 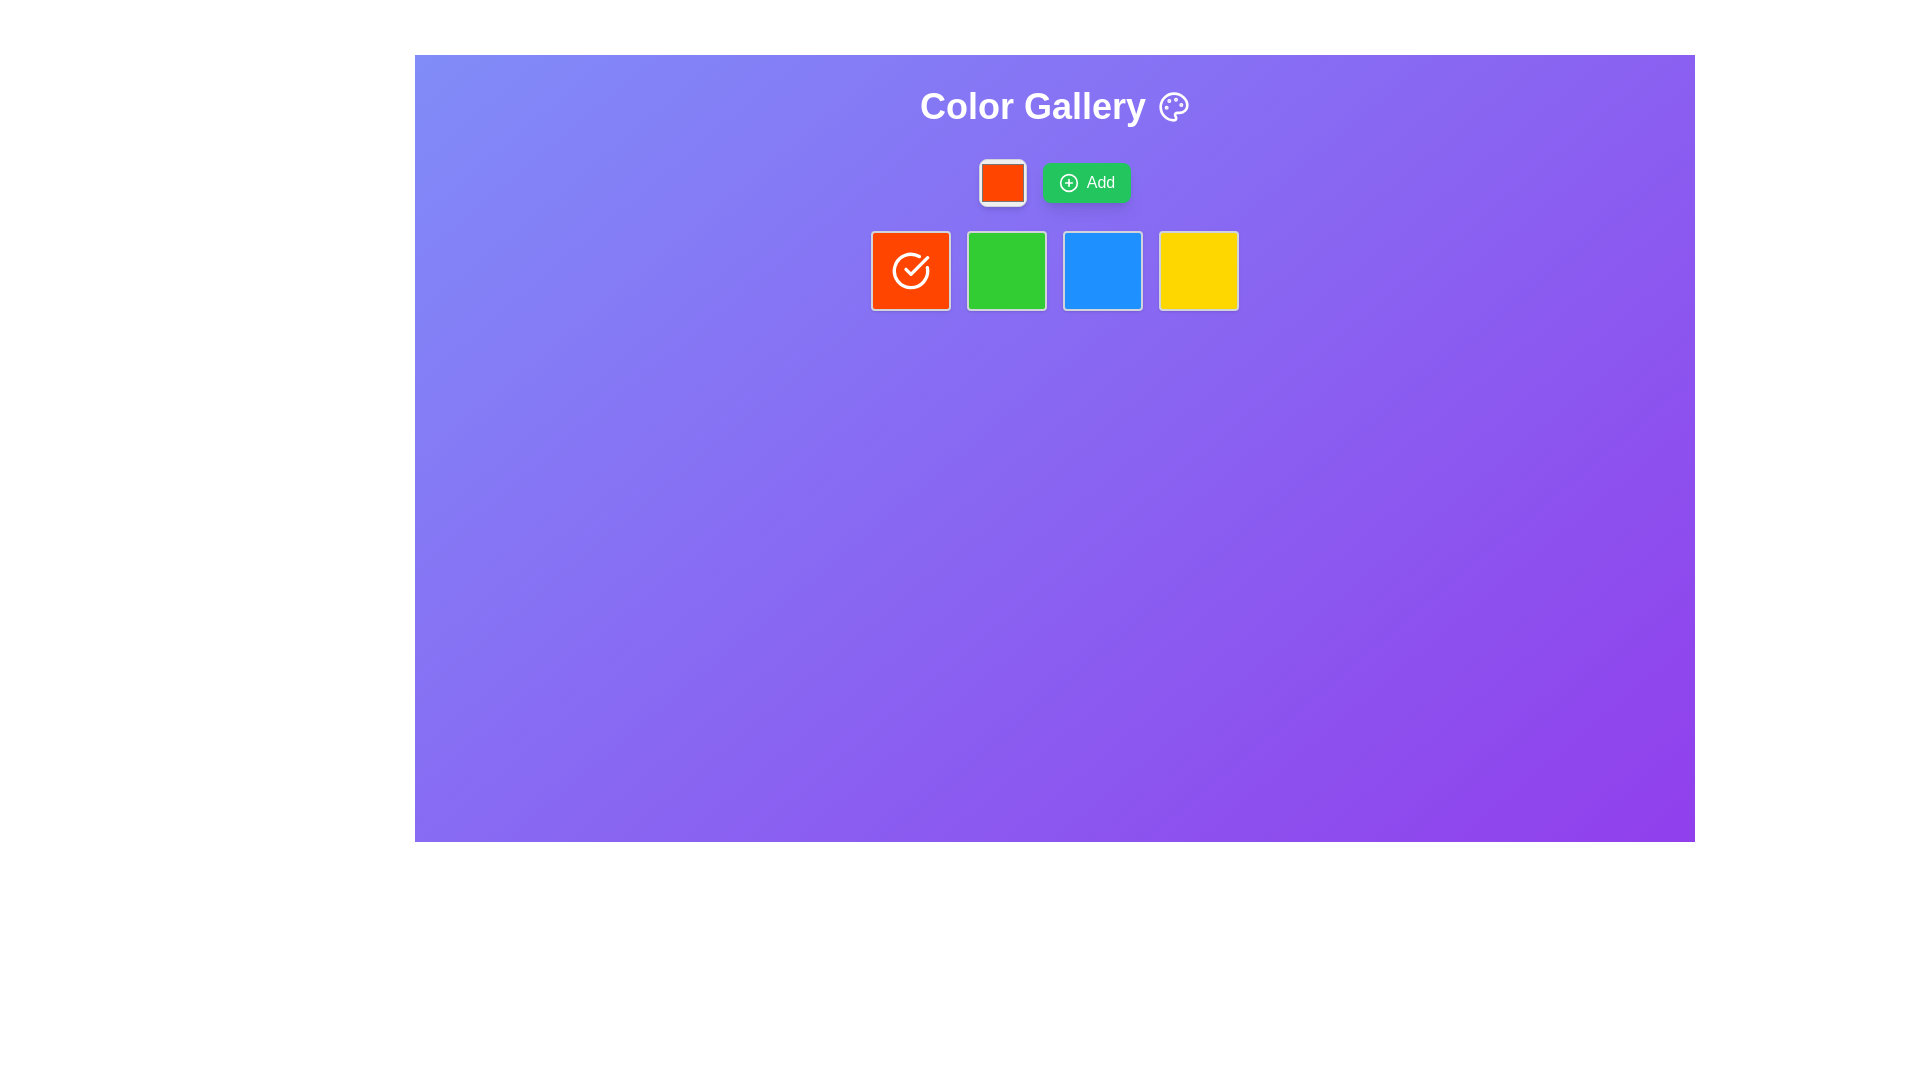 I want to click on the 'Add' button with a bright green background and white text, located in the 'Color Gallery' section, so click(x=1085, y=182).